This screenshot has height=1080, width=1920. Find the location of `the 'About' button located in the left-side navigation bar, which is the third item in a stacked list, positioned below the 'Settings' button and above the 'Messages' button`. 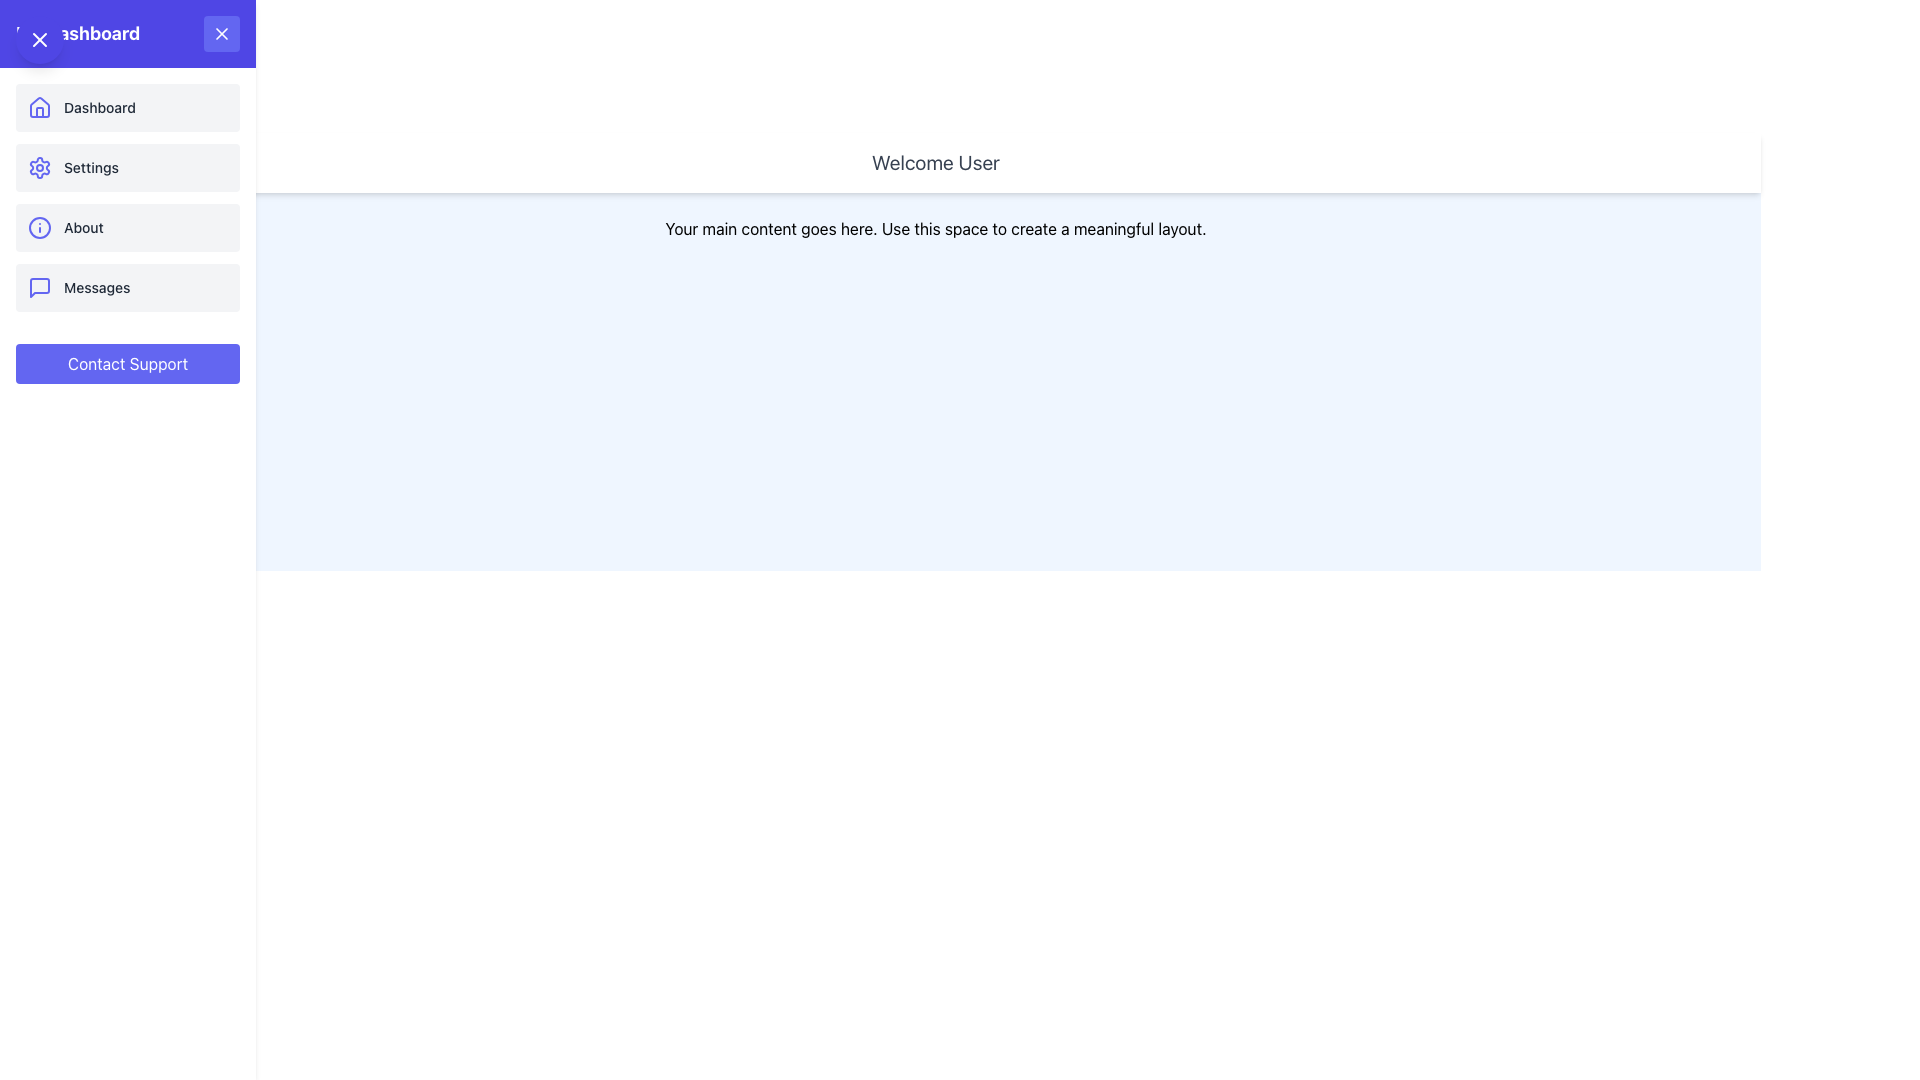

the 'About' button located in the left-side navigation bar, which is the third item in a stacked list, positioned below the 'Settings' button and above the 'Messages' button is located at coordinates (127, 226).